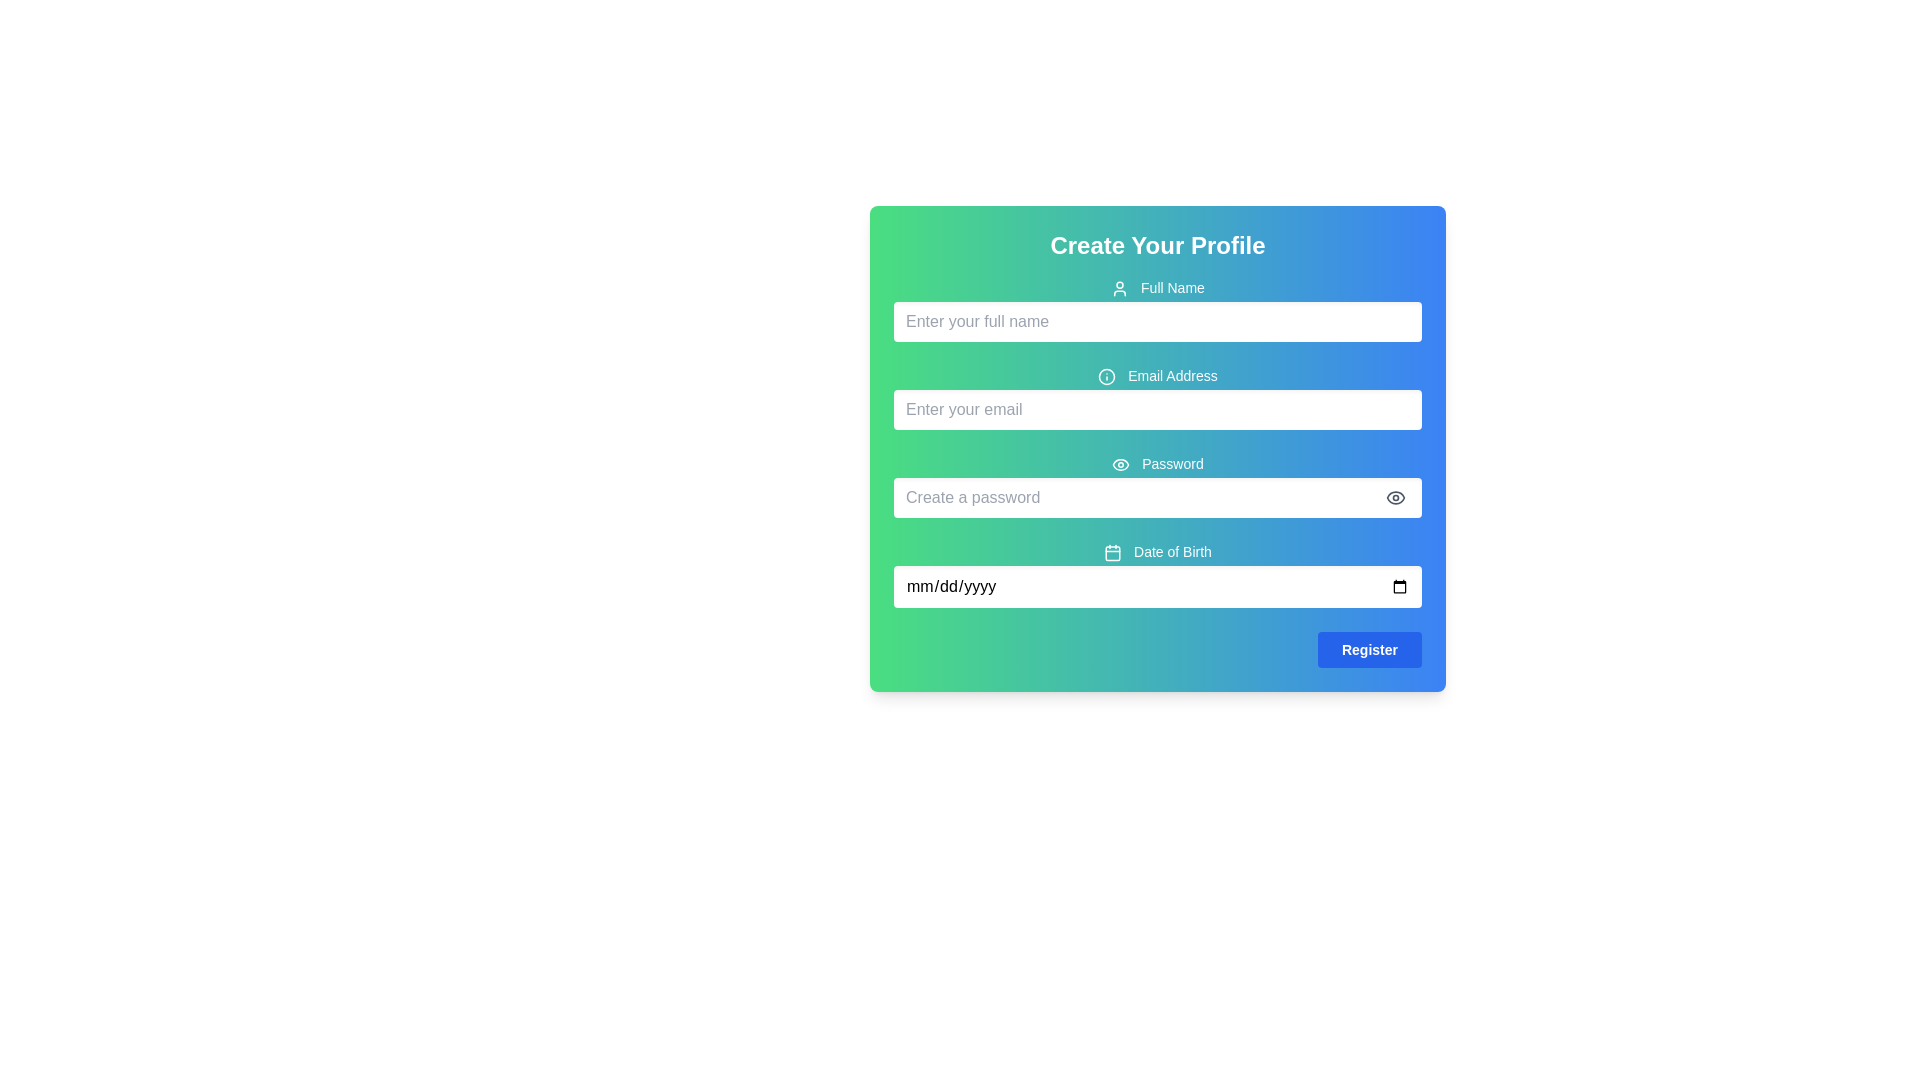  I want to click on the calendar icon located to the left of the 'mm/dd/yyyy' text input field, so click(1112, 552).